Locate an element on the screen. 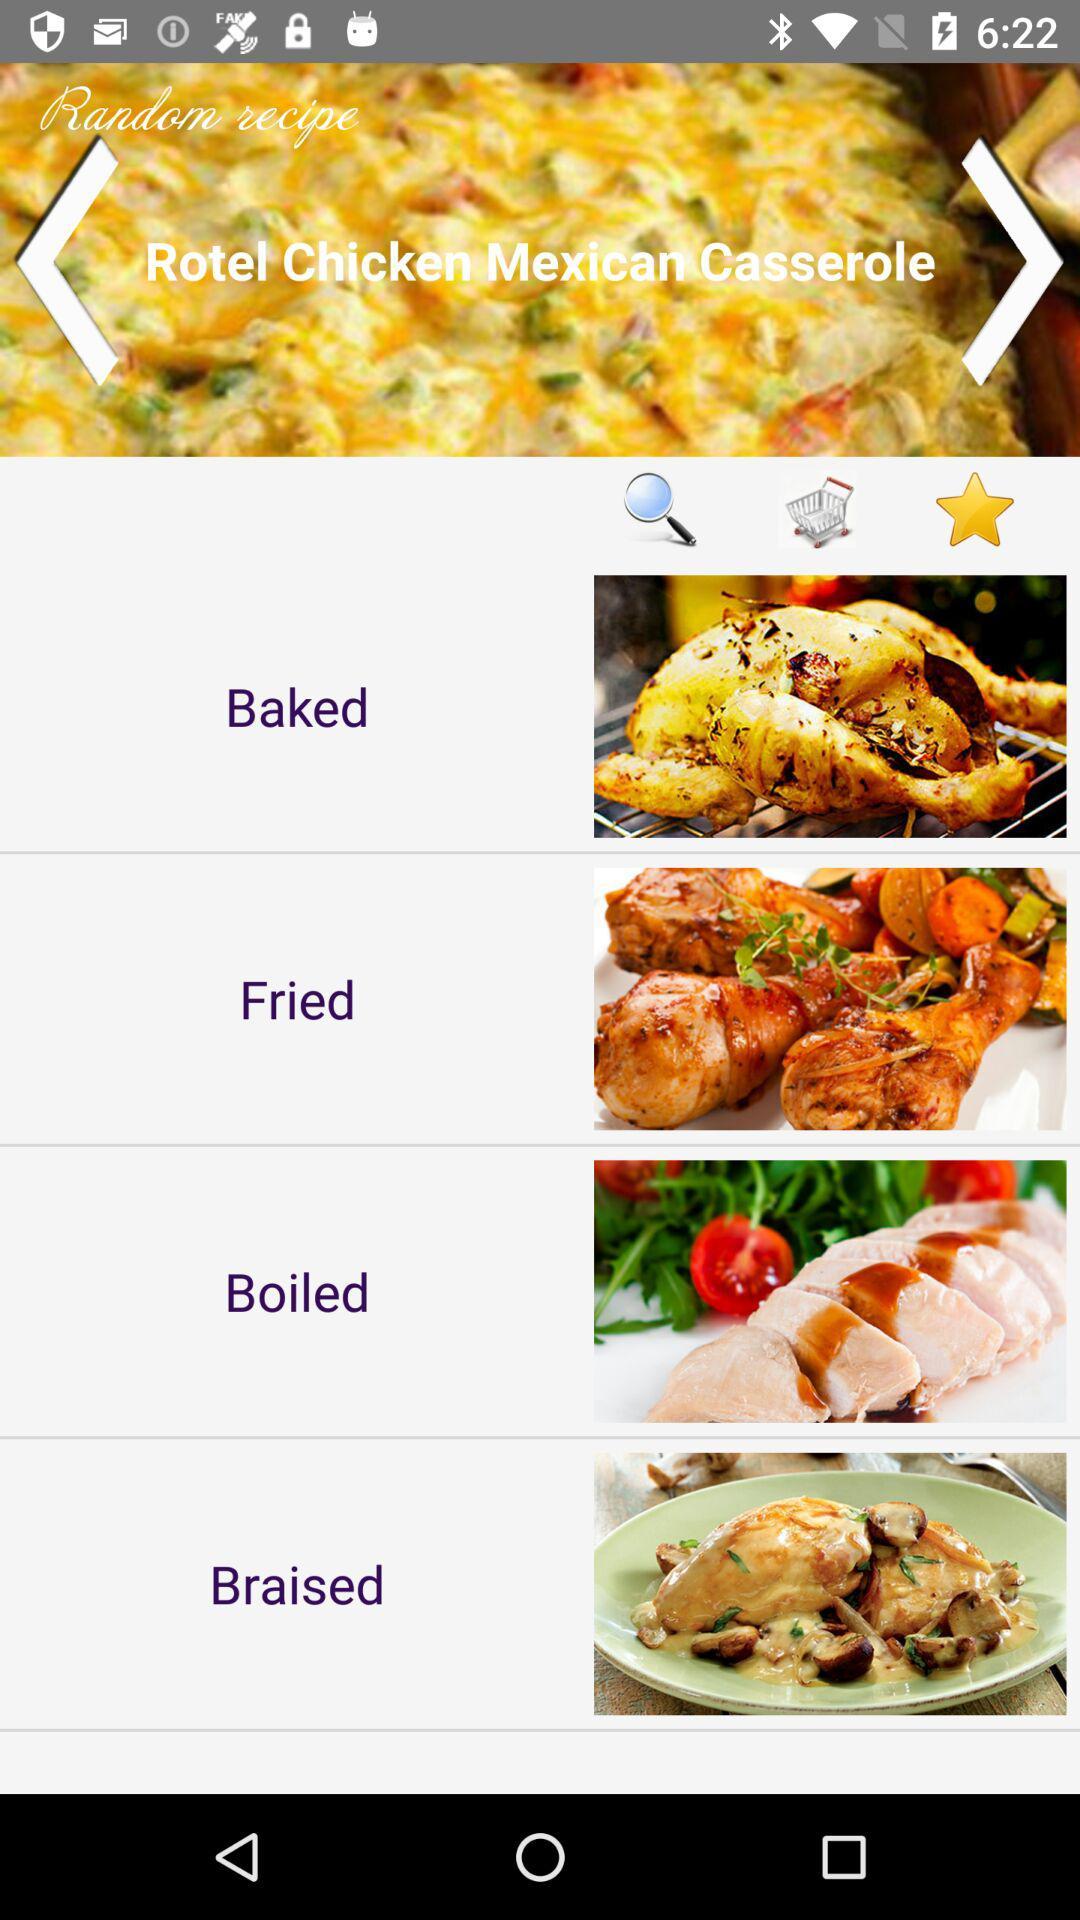  changes picture back is located at coordinates (64, 258).